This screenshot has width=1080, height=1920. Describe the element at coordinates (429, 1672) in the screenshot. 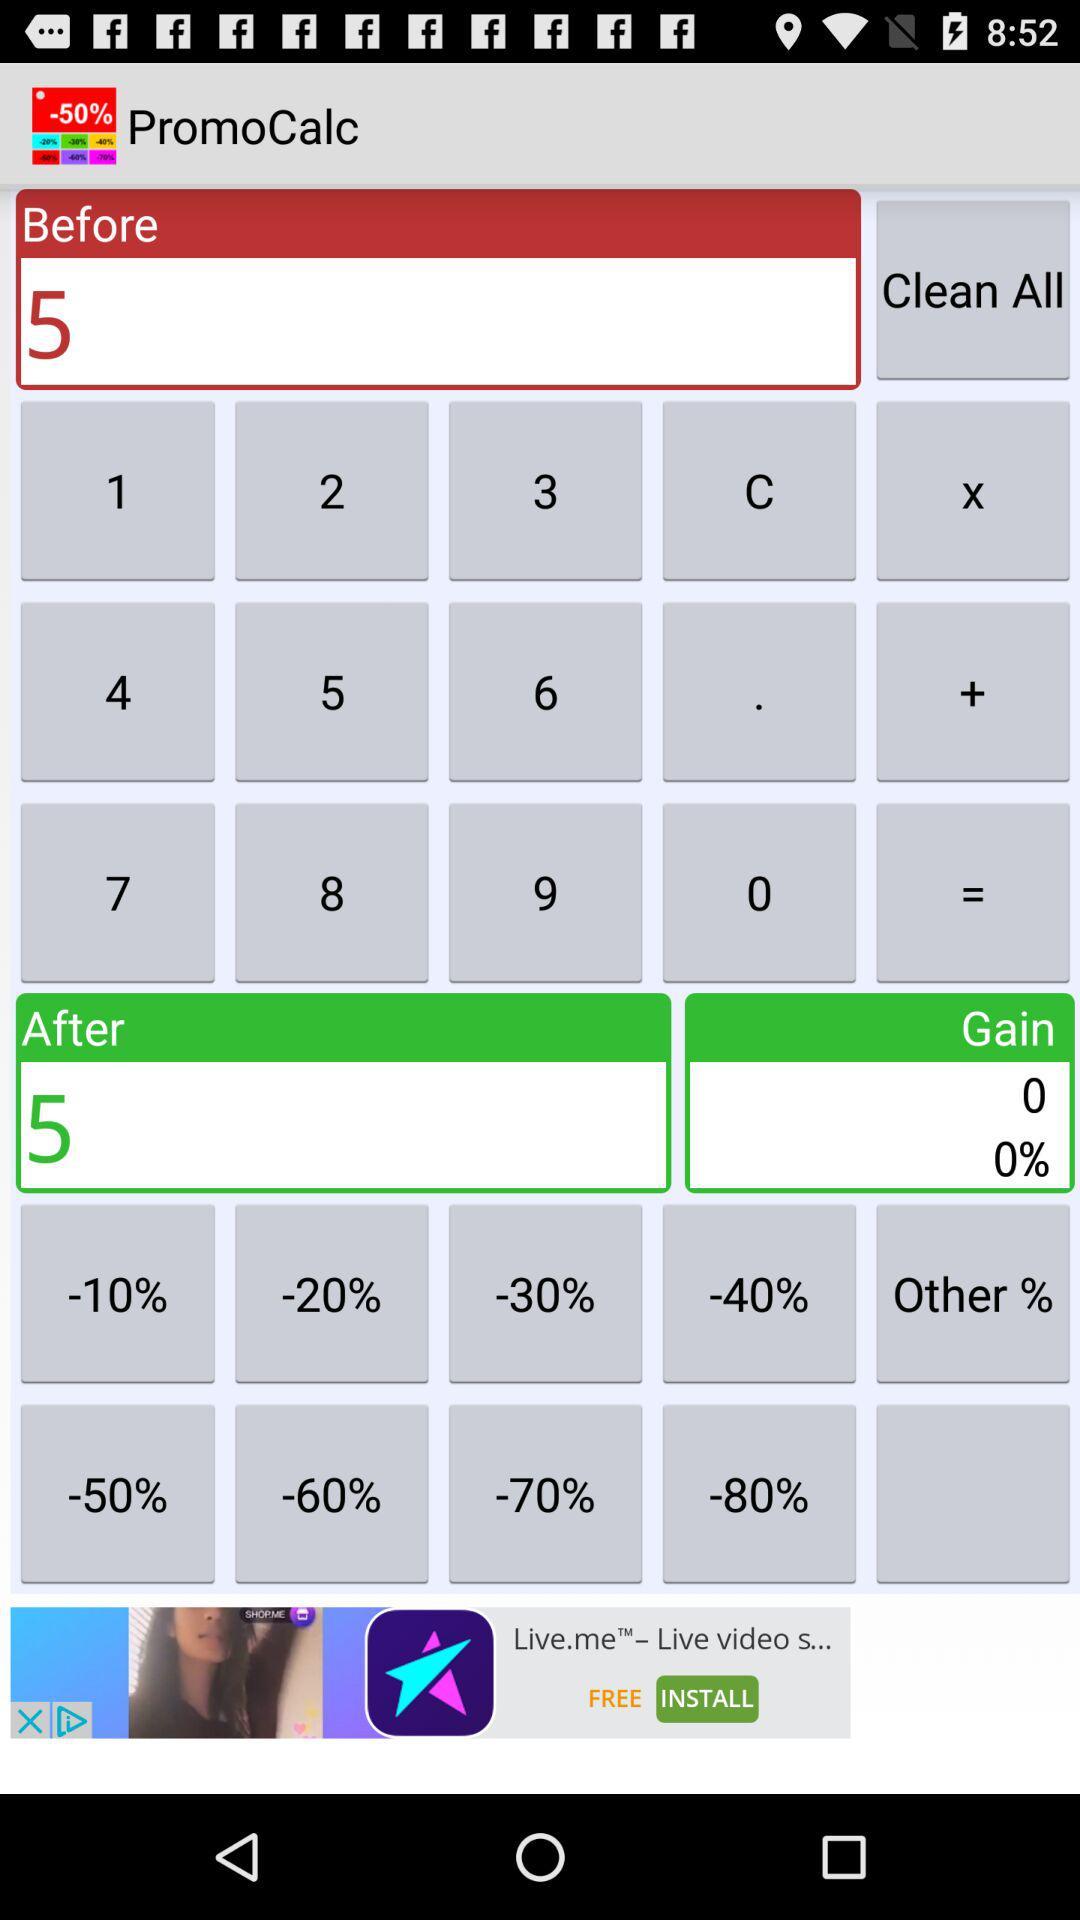

I see `advertisements` at that location.